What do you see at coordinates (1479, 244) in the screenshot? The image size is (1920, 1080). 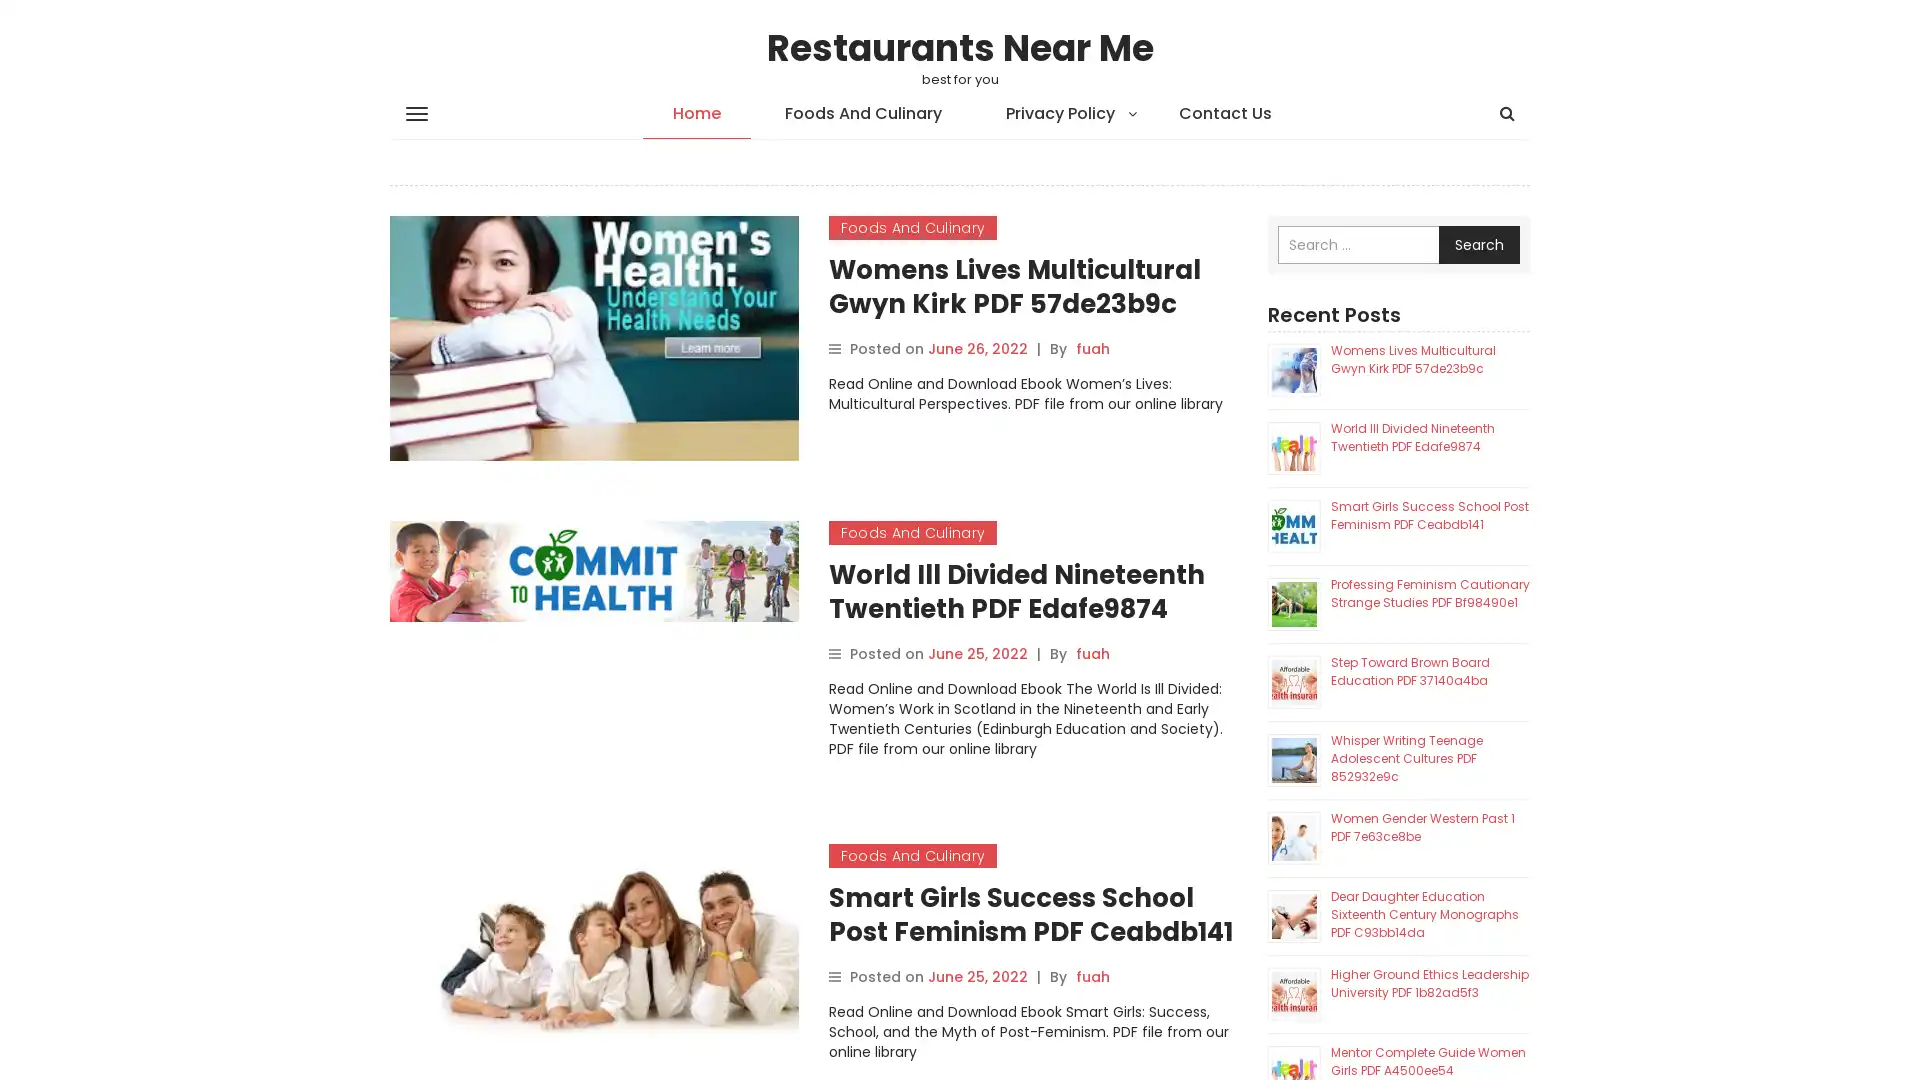 I see `Search` at bounding box center [1479, 244].